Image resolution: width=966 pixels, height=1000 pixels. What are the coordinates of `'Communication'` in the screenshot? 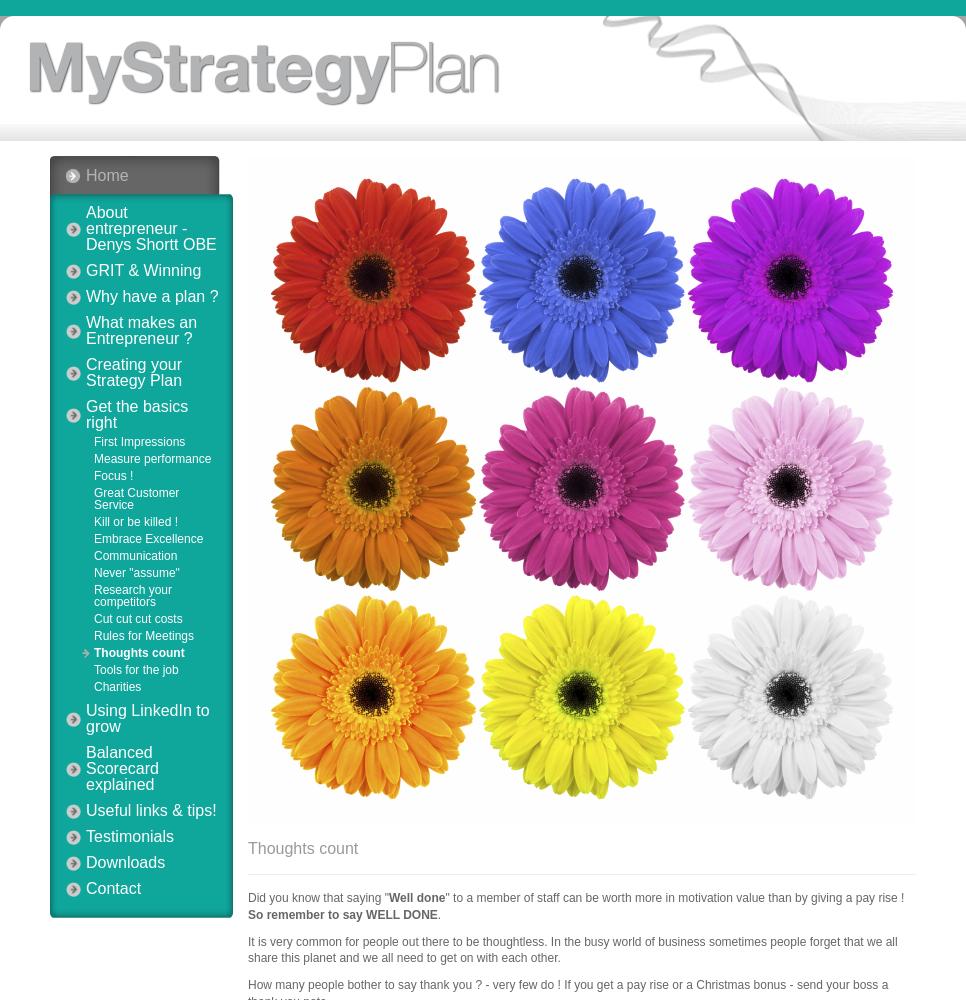 It's located at (135, 556).